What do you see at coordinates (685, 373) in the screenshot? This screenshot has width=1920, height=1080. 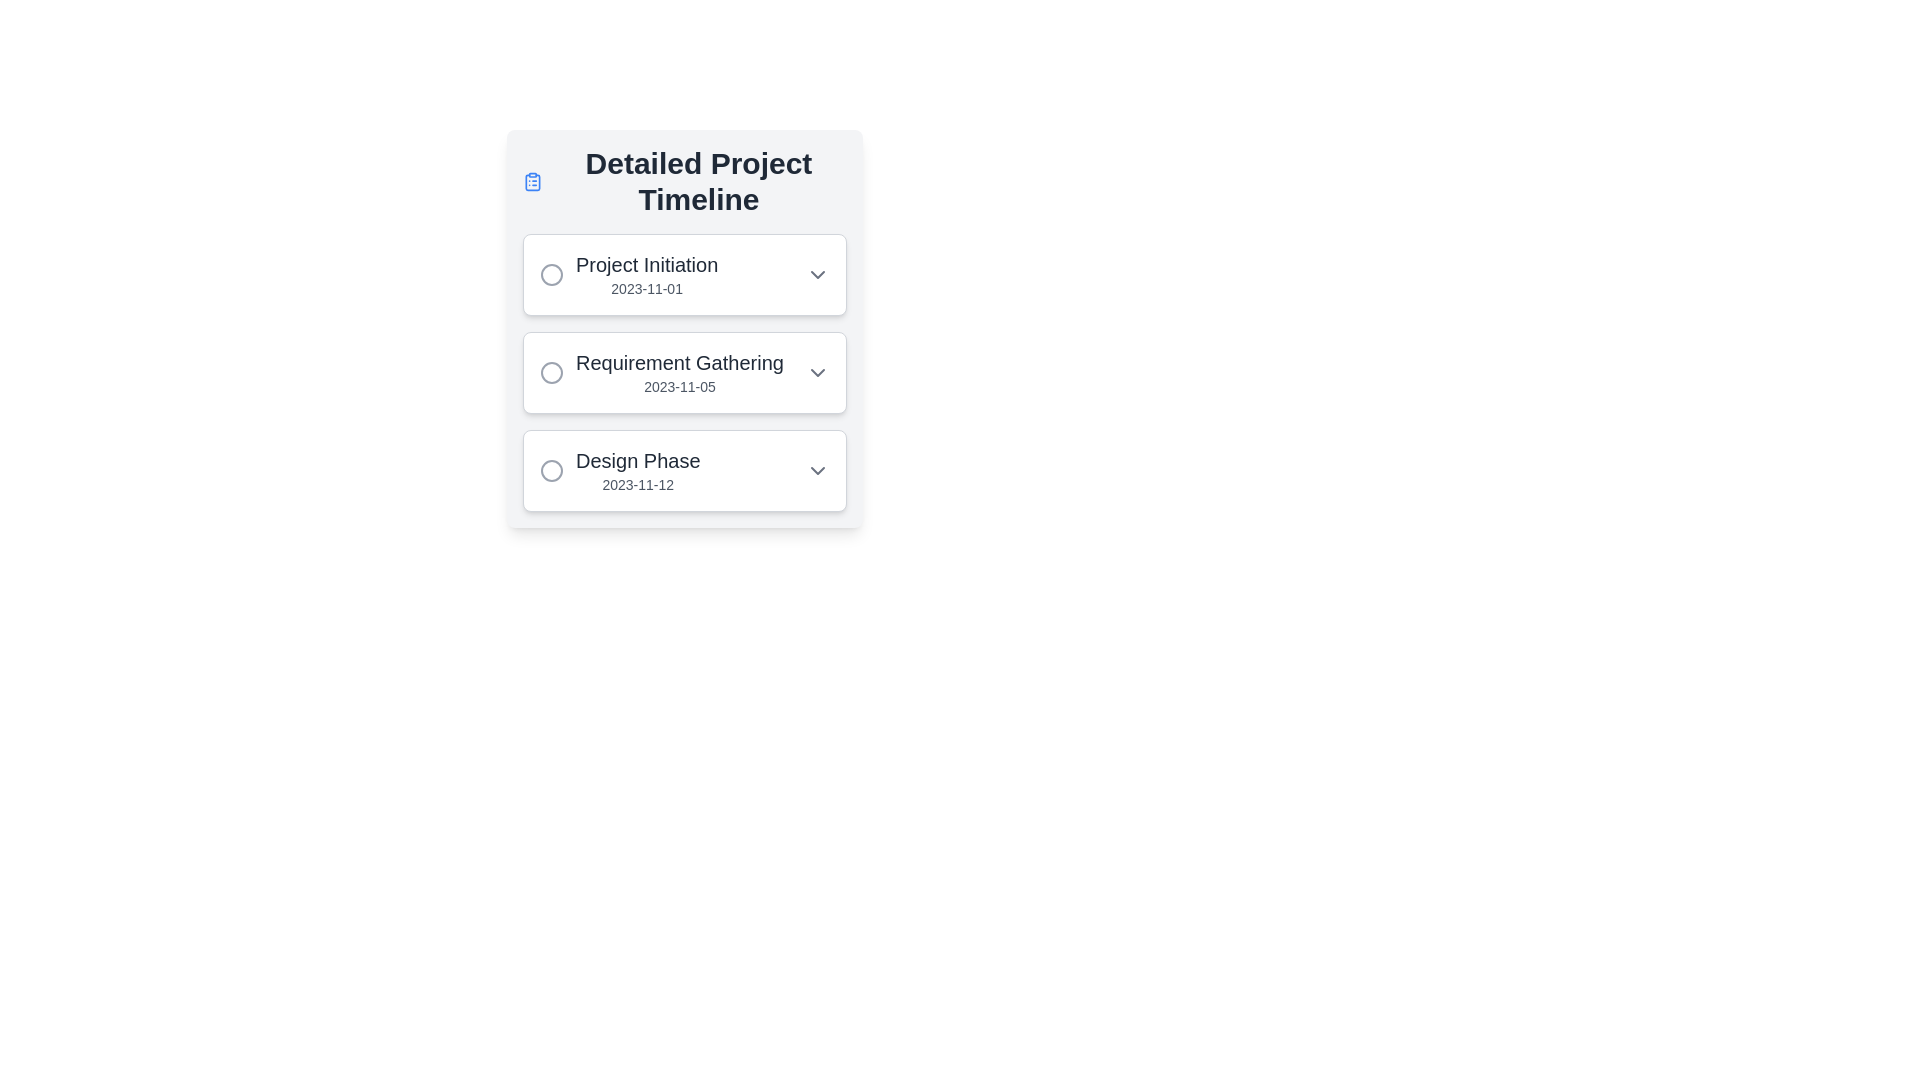 I see `the 'Requirement Gathering' project phase entry` at bounding box center [685, 373].